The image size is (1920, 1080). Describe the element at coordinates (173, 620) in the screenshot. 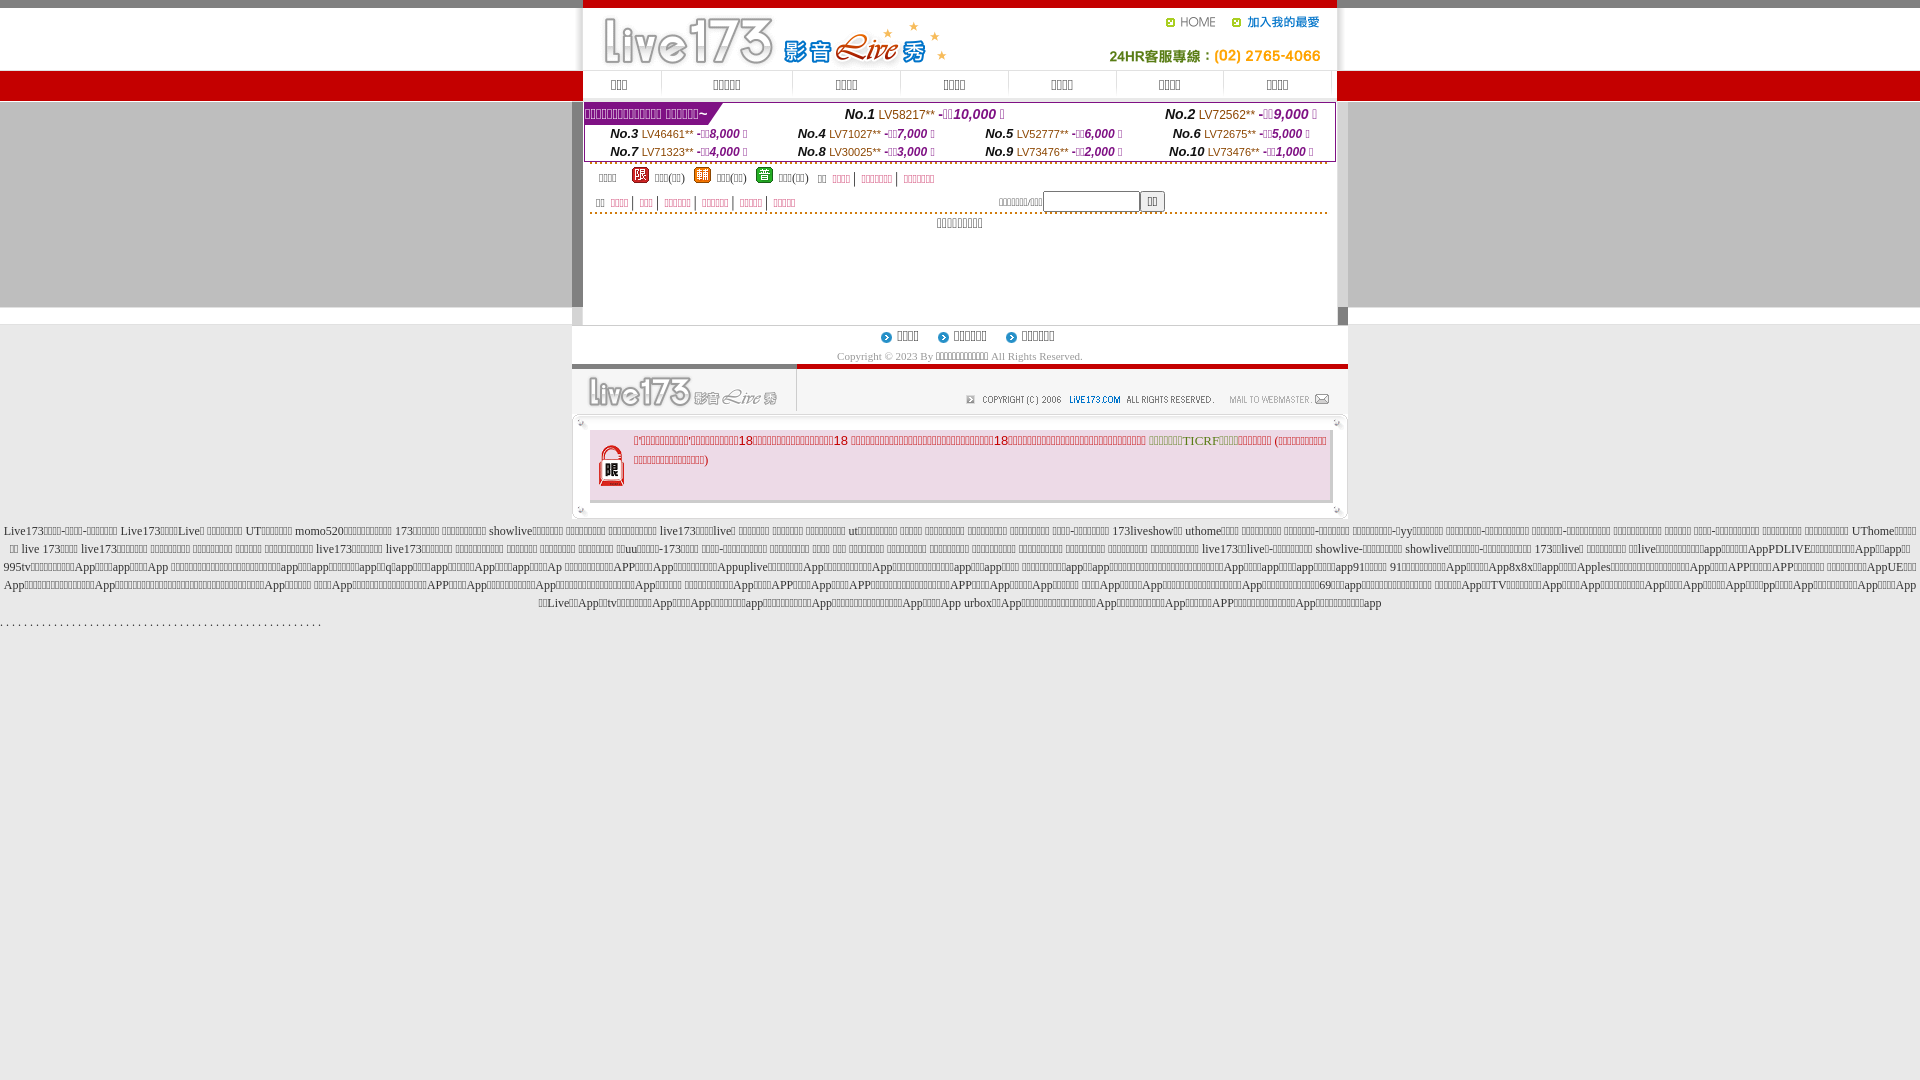

I see `'.'` at that location.